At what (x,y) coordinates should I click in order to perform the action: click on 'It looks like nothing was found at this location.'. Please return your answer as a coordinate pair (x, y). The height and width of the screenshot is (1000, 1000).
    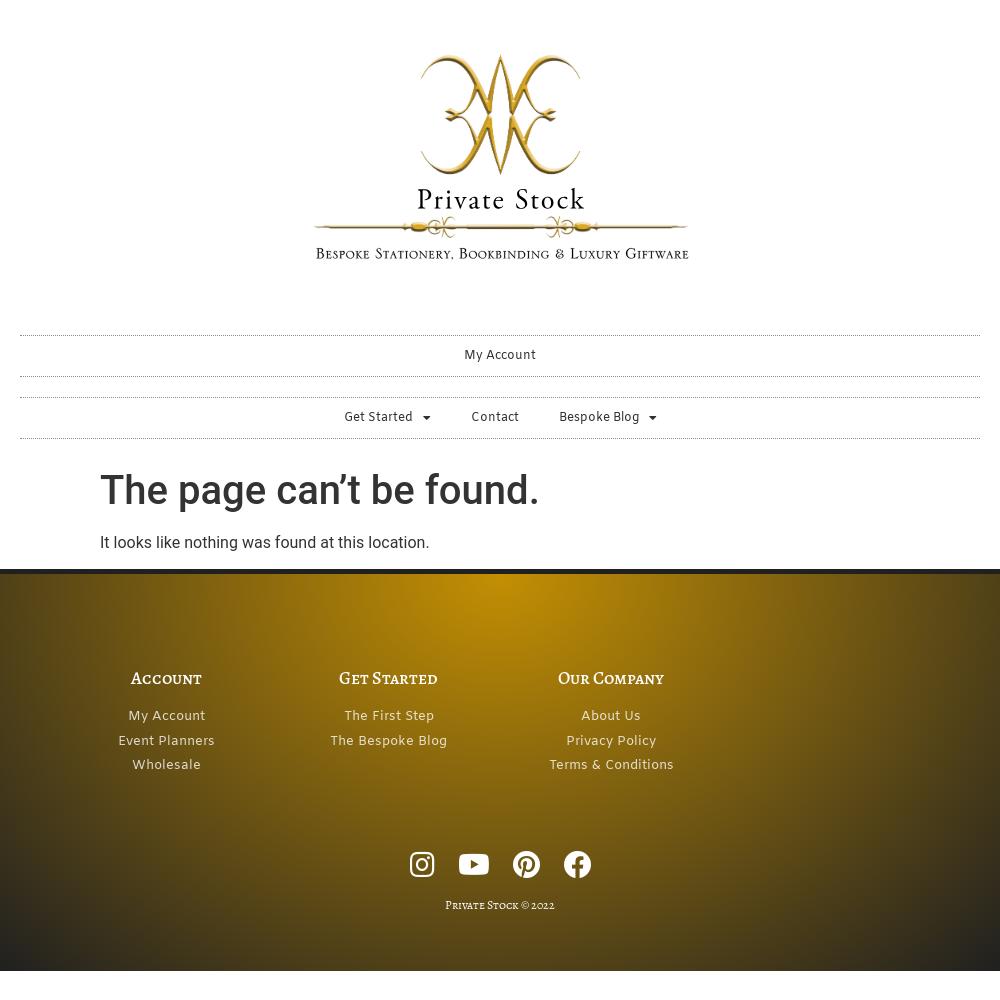
    Looking at the image, I should click on (264, 541).